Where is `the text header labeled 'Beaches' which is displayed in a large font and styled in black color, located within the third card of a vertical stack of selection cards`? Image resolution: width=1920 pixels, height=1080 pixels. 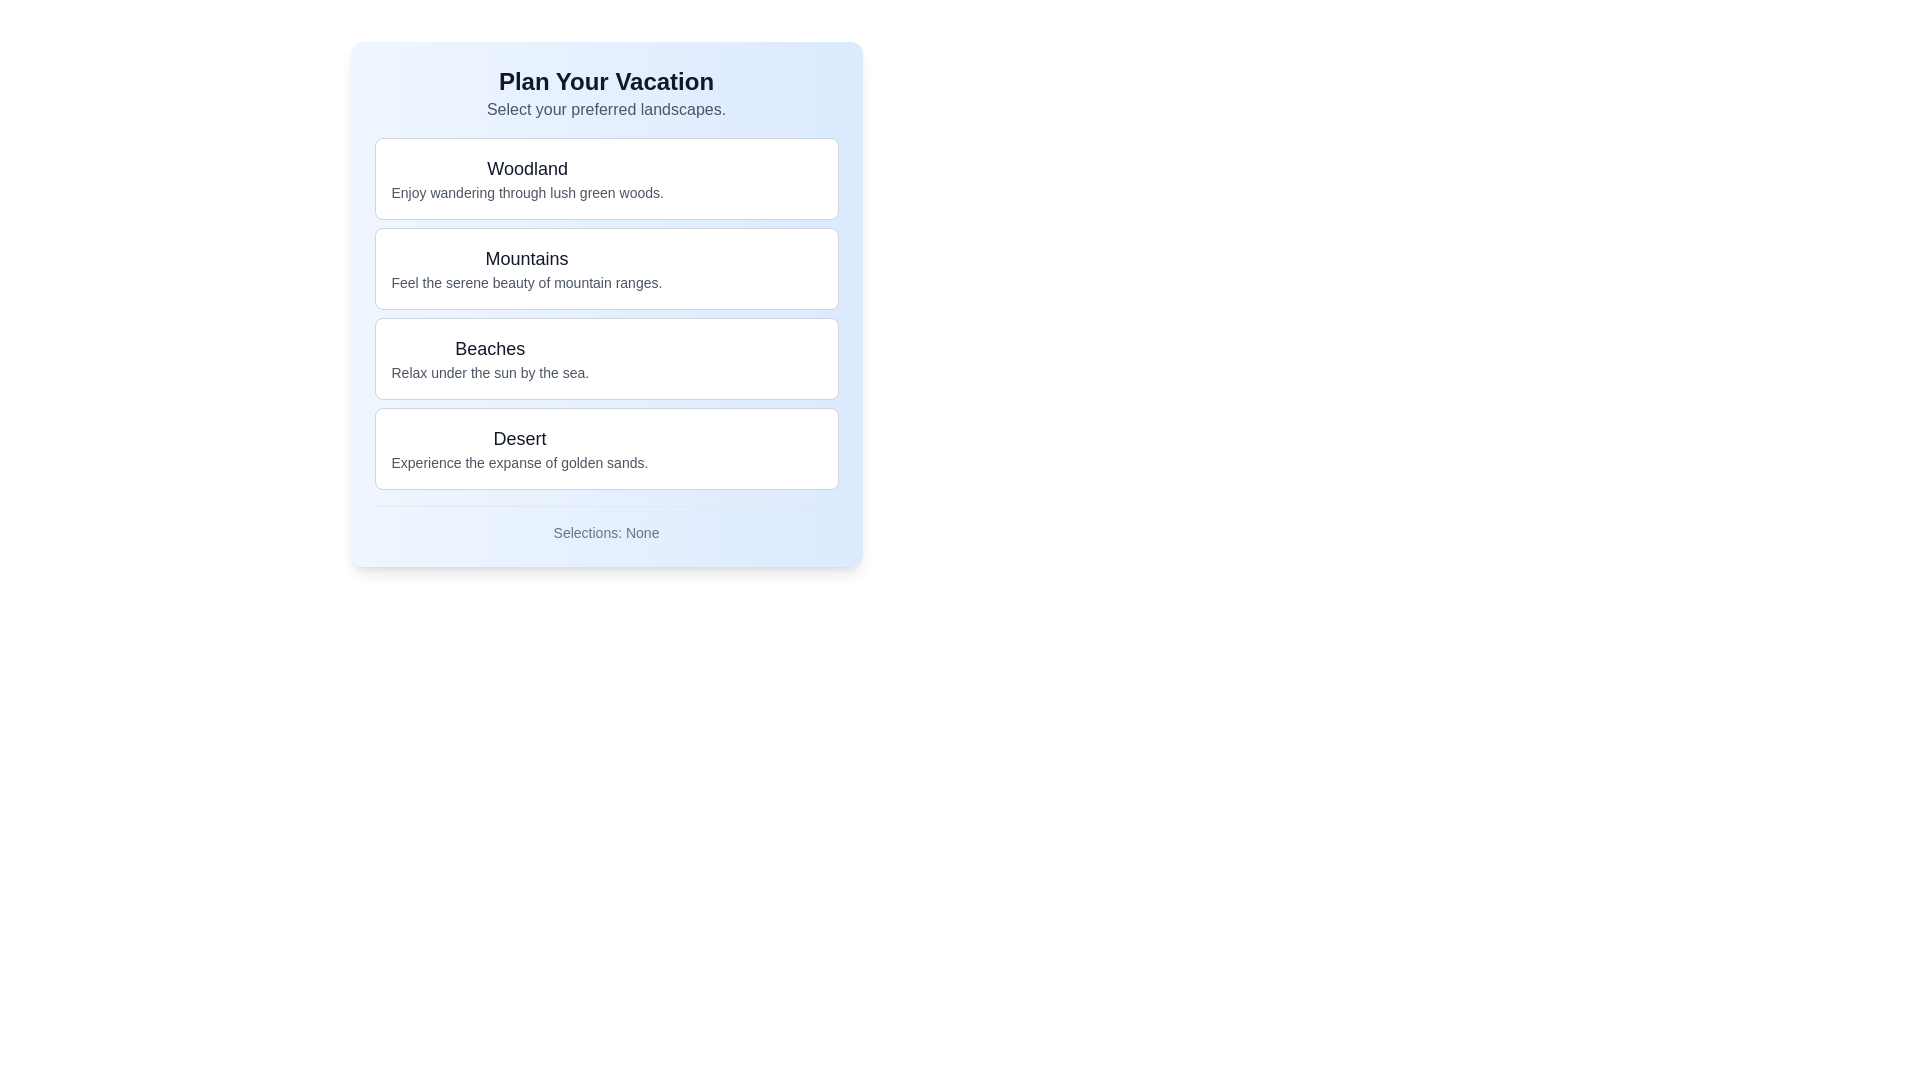
the text header labeled 'Beaches' which is displayed in a large font and styled in black color, located within the third card of a vertical stack of selection cards is located at coordinates (490, 347).